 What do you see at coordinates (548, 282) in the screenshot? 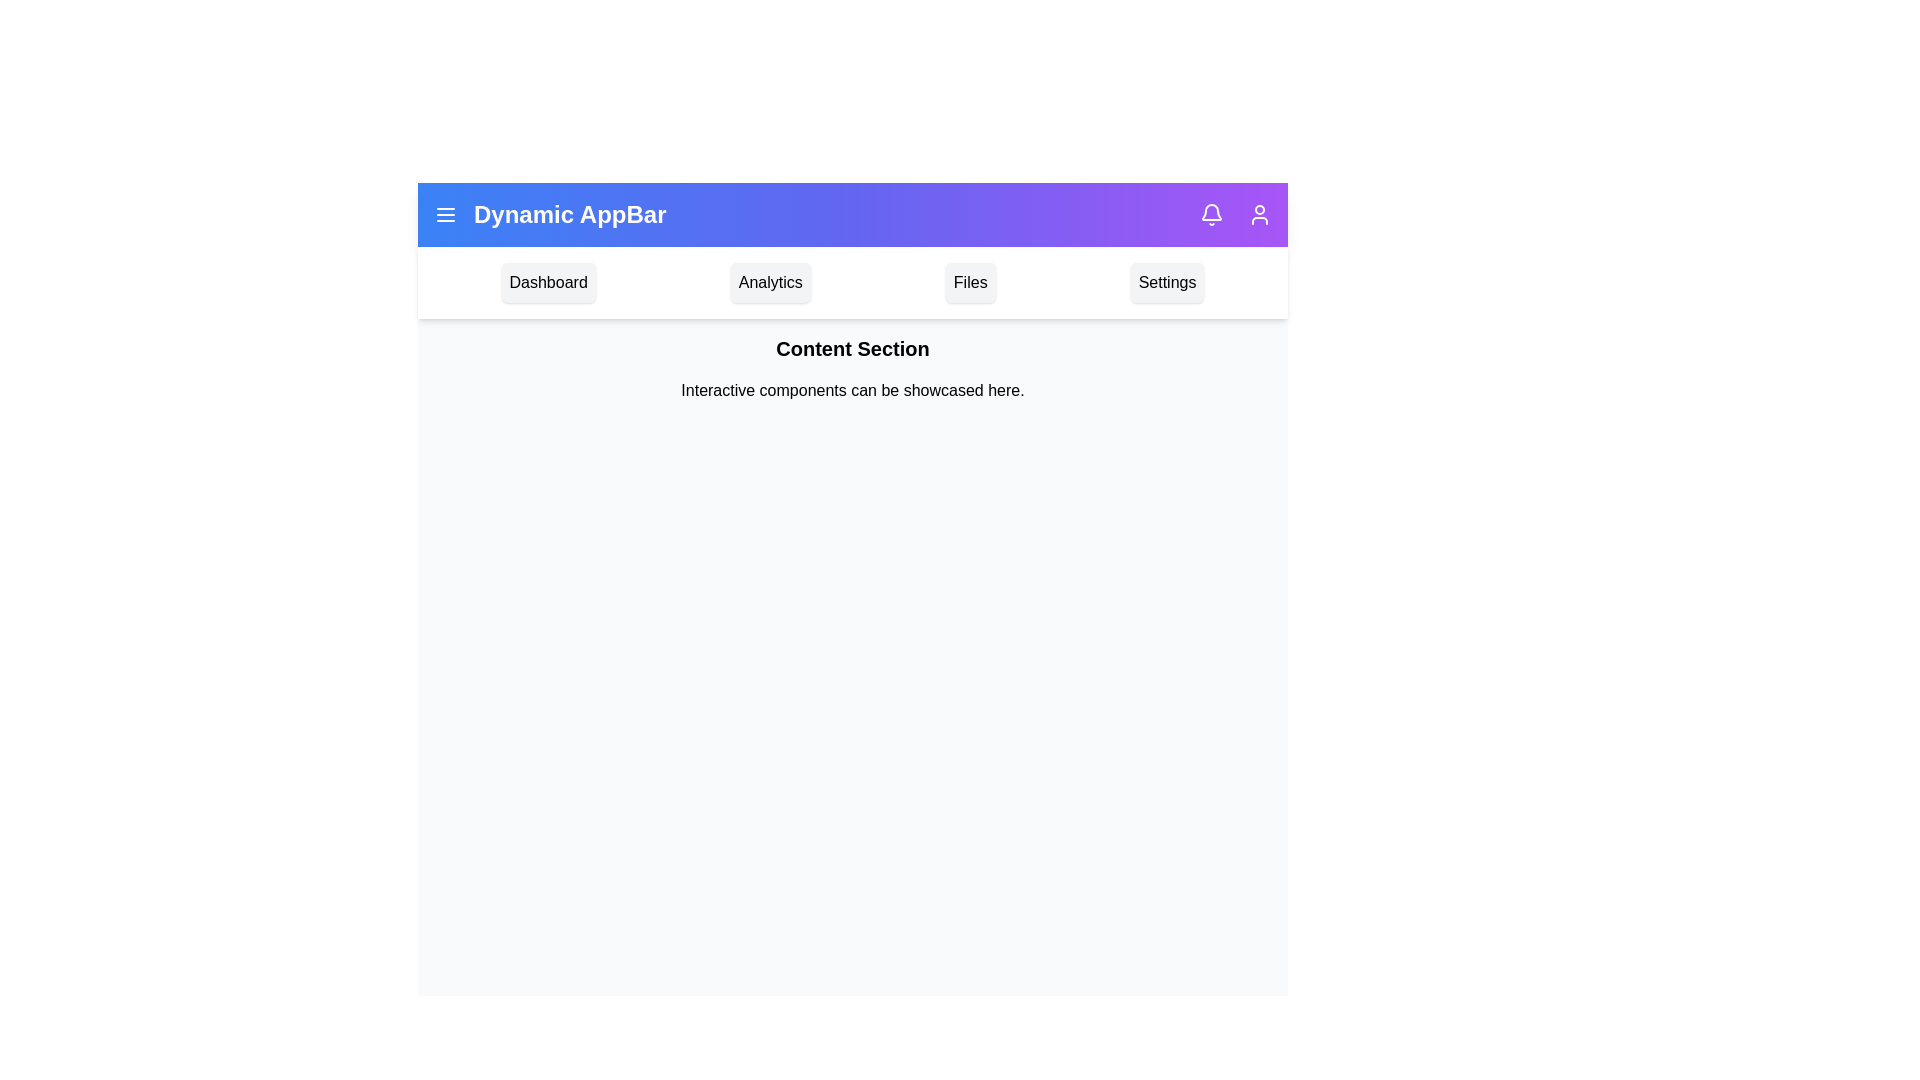
I see `the navigation menu item labeled Dashboard` at bounding box center [548, 282].